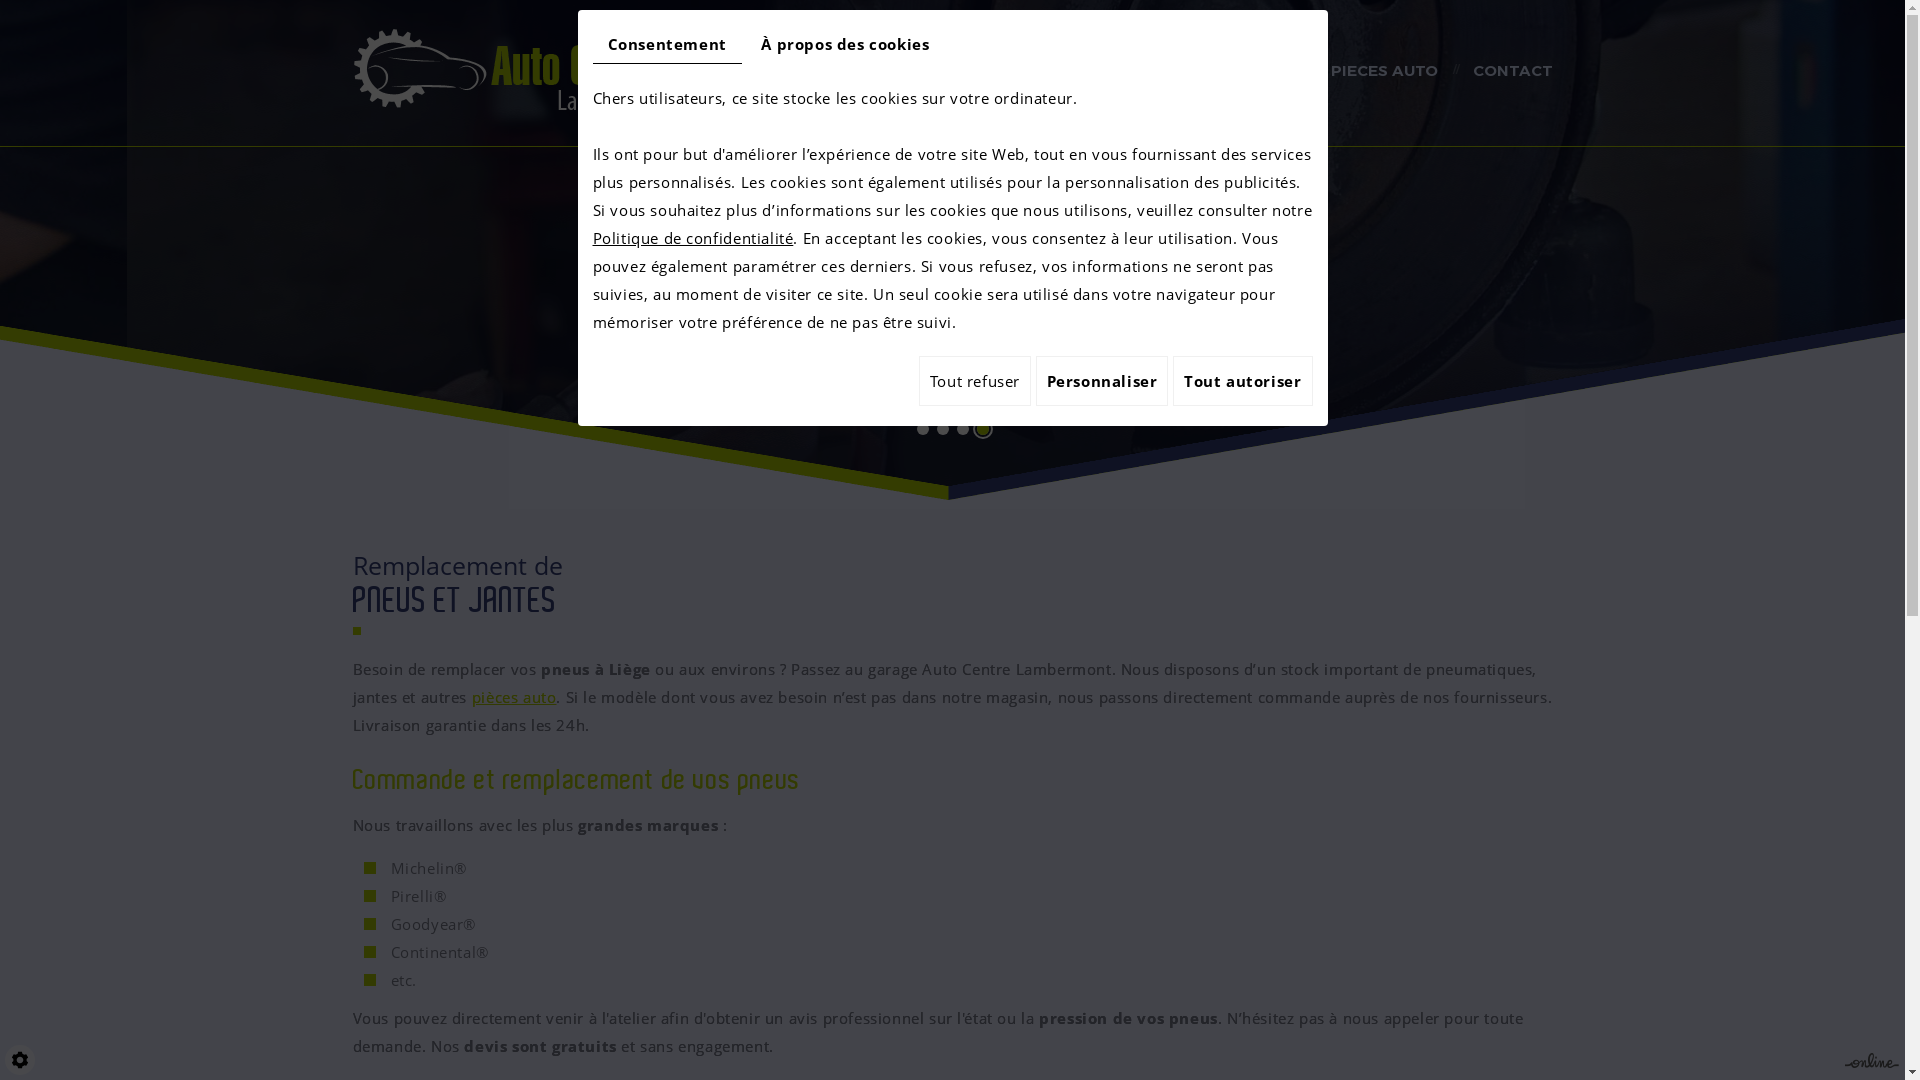 The image size is (1920, 1080). Describe the element at coordinates (1185, 72) in the screenshot. I see `'PNEUS'` at that location.